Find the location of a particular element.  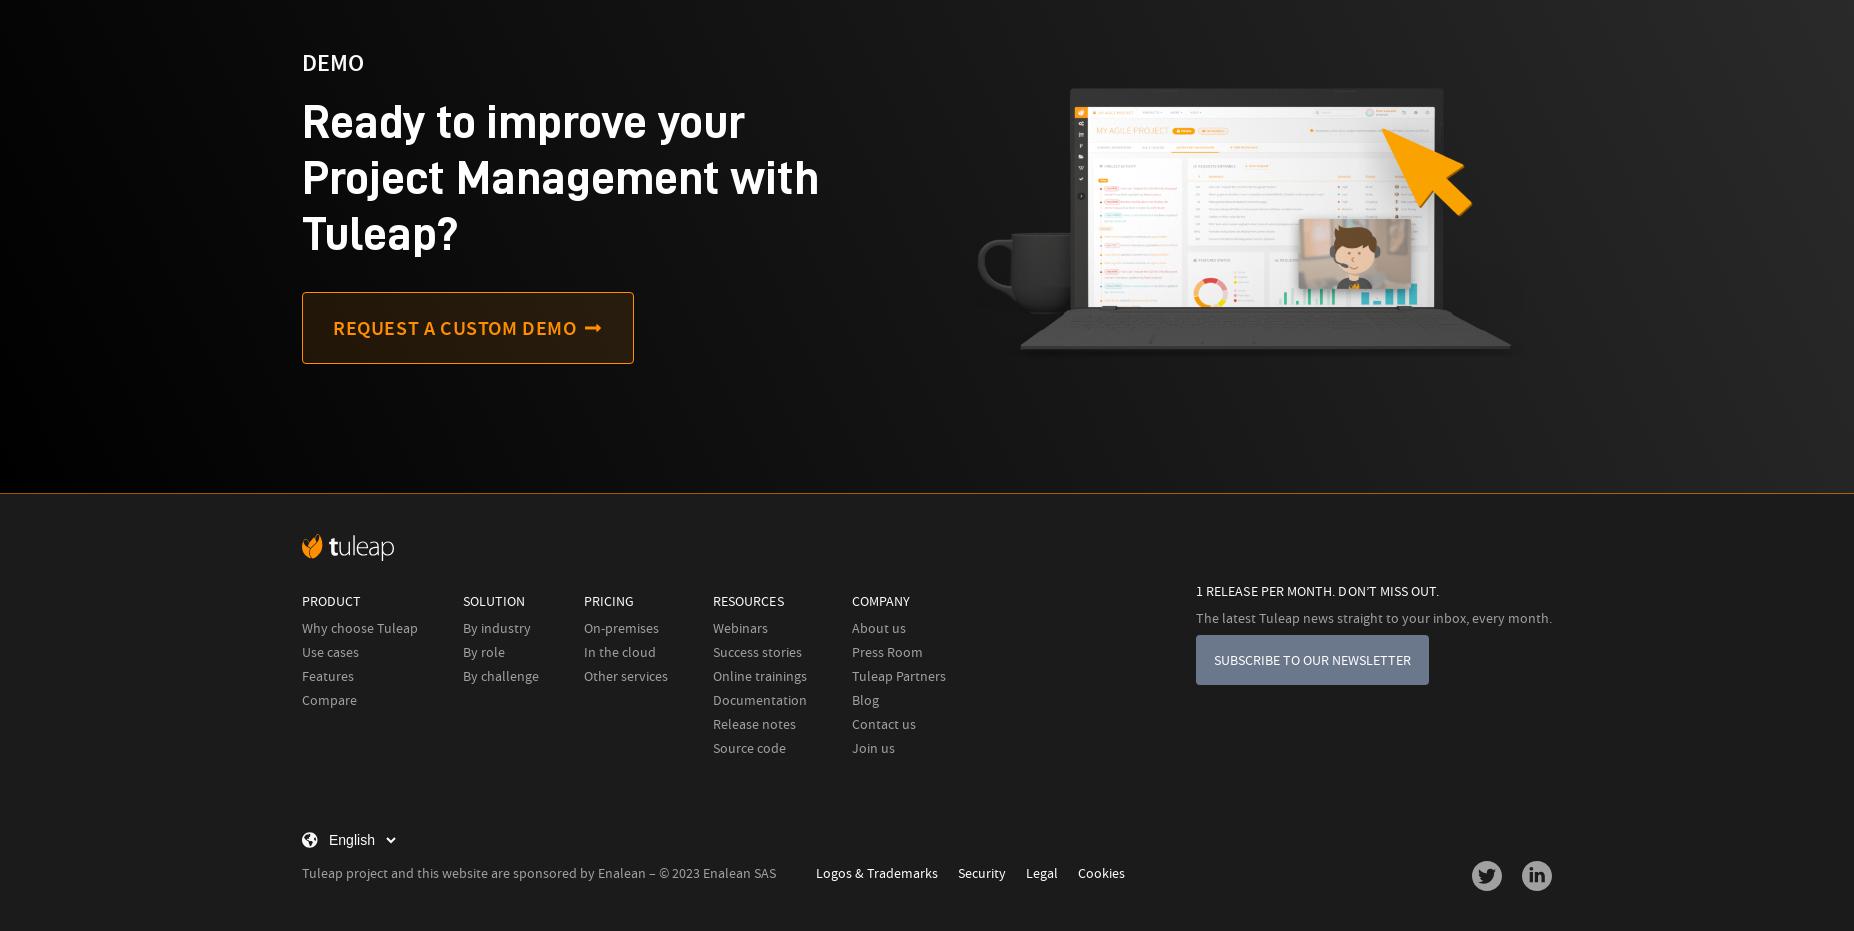

'By challenge' is located at coordinates (500, 673).